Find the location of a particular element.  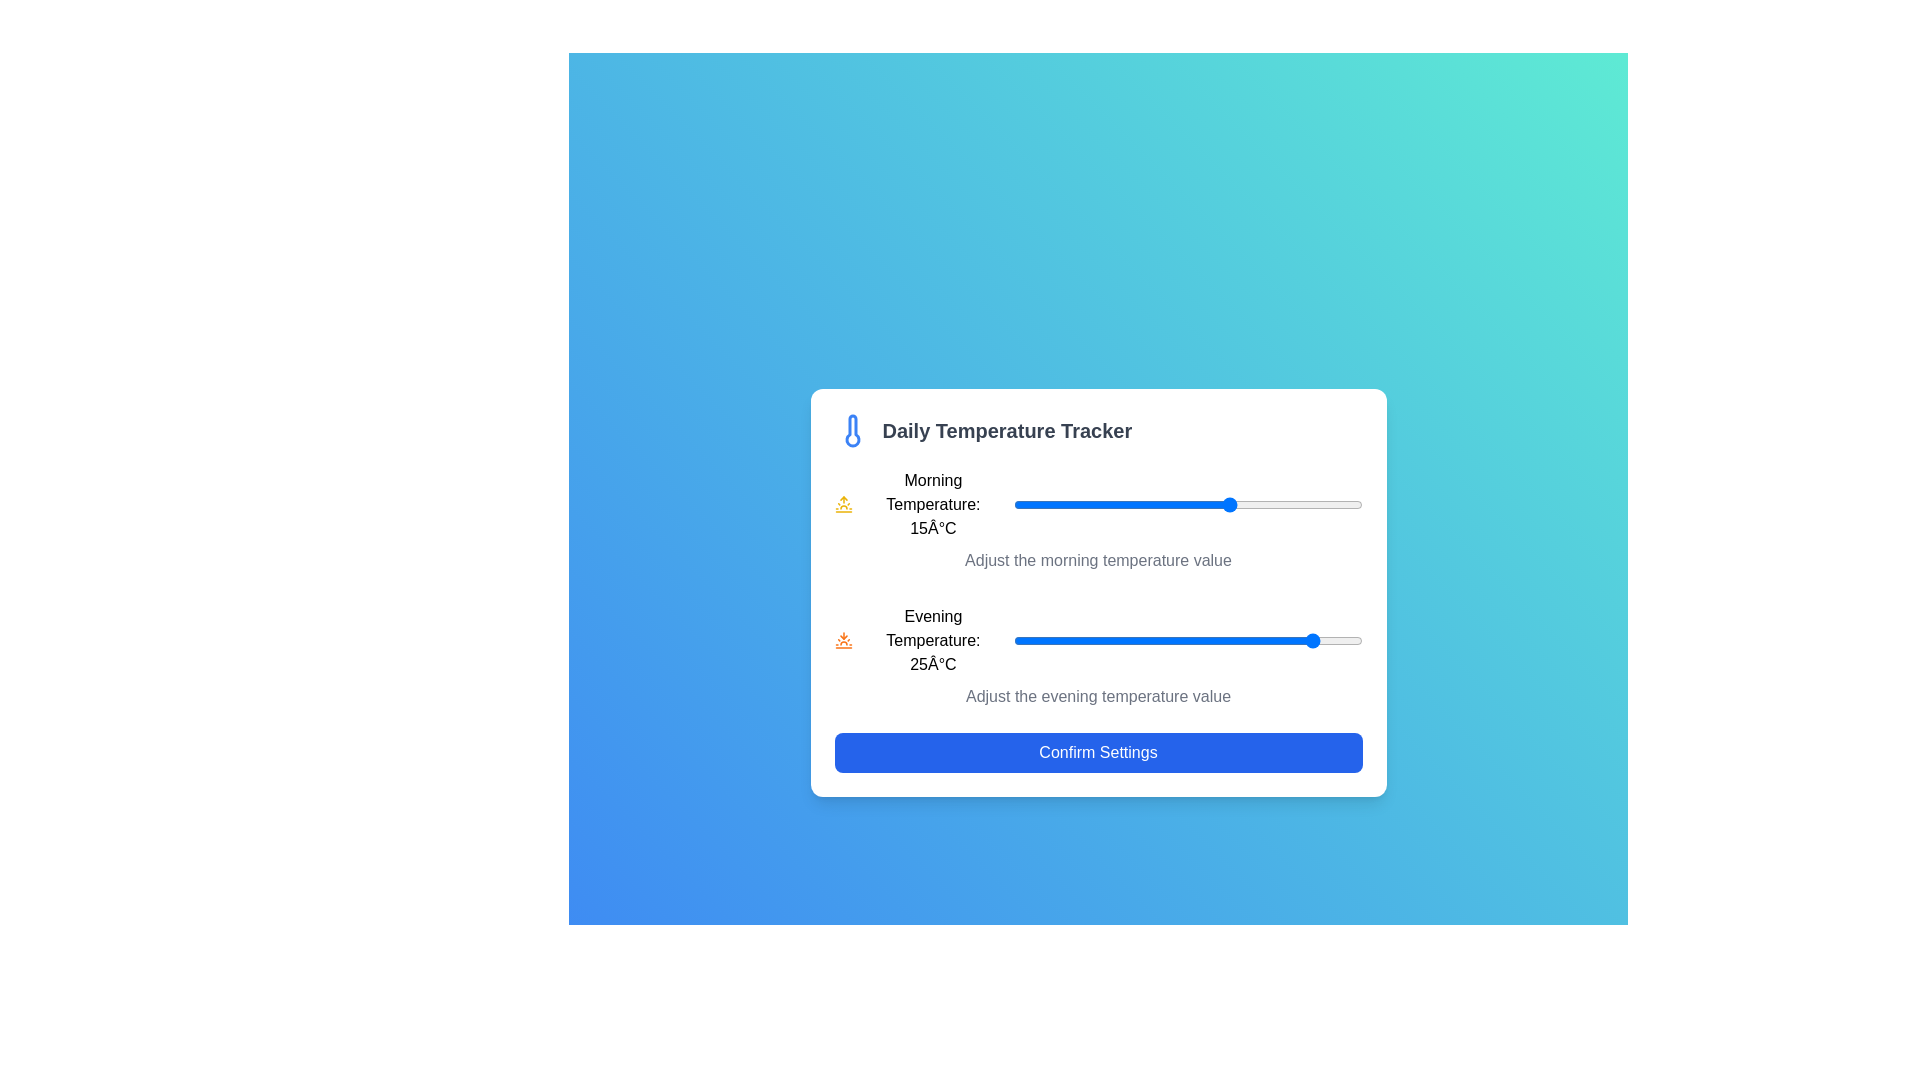

the morning temperature slider to a value of 5 is located at coordinates (1144, 504).